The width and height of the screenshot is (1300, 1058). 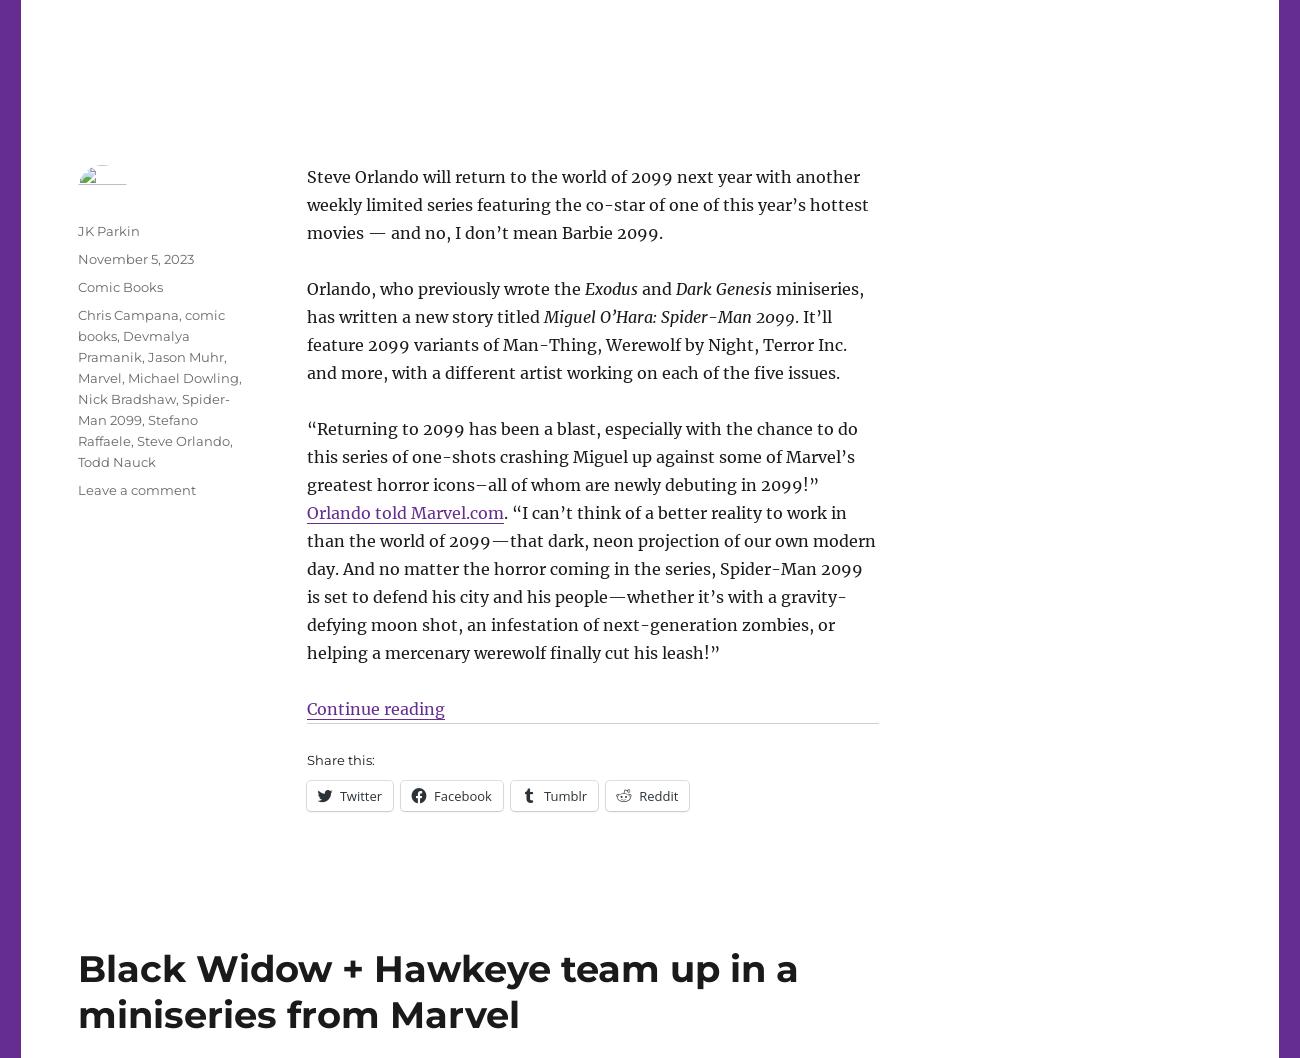 What do you see at coordinates (589, 582) in the screenshot?
I see `'. “I can’t think of a better reality to work in than the world of 2099—that dark, neon projection of our own modern day. And no matter the horror coming in the series, Spider-Man 2099 is set to defend his city and his people—whether it’s with a gravity-defying moon shot, an infestation of next-generation zombies, or helping a mercenary werewolf finally cut his leash!”'` at bounding box center [589, 582].